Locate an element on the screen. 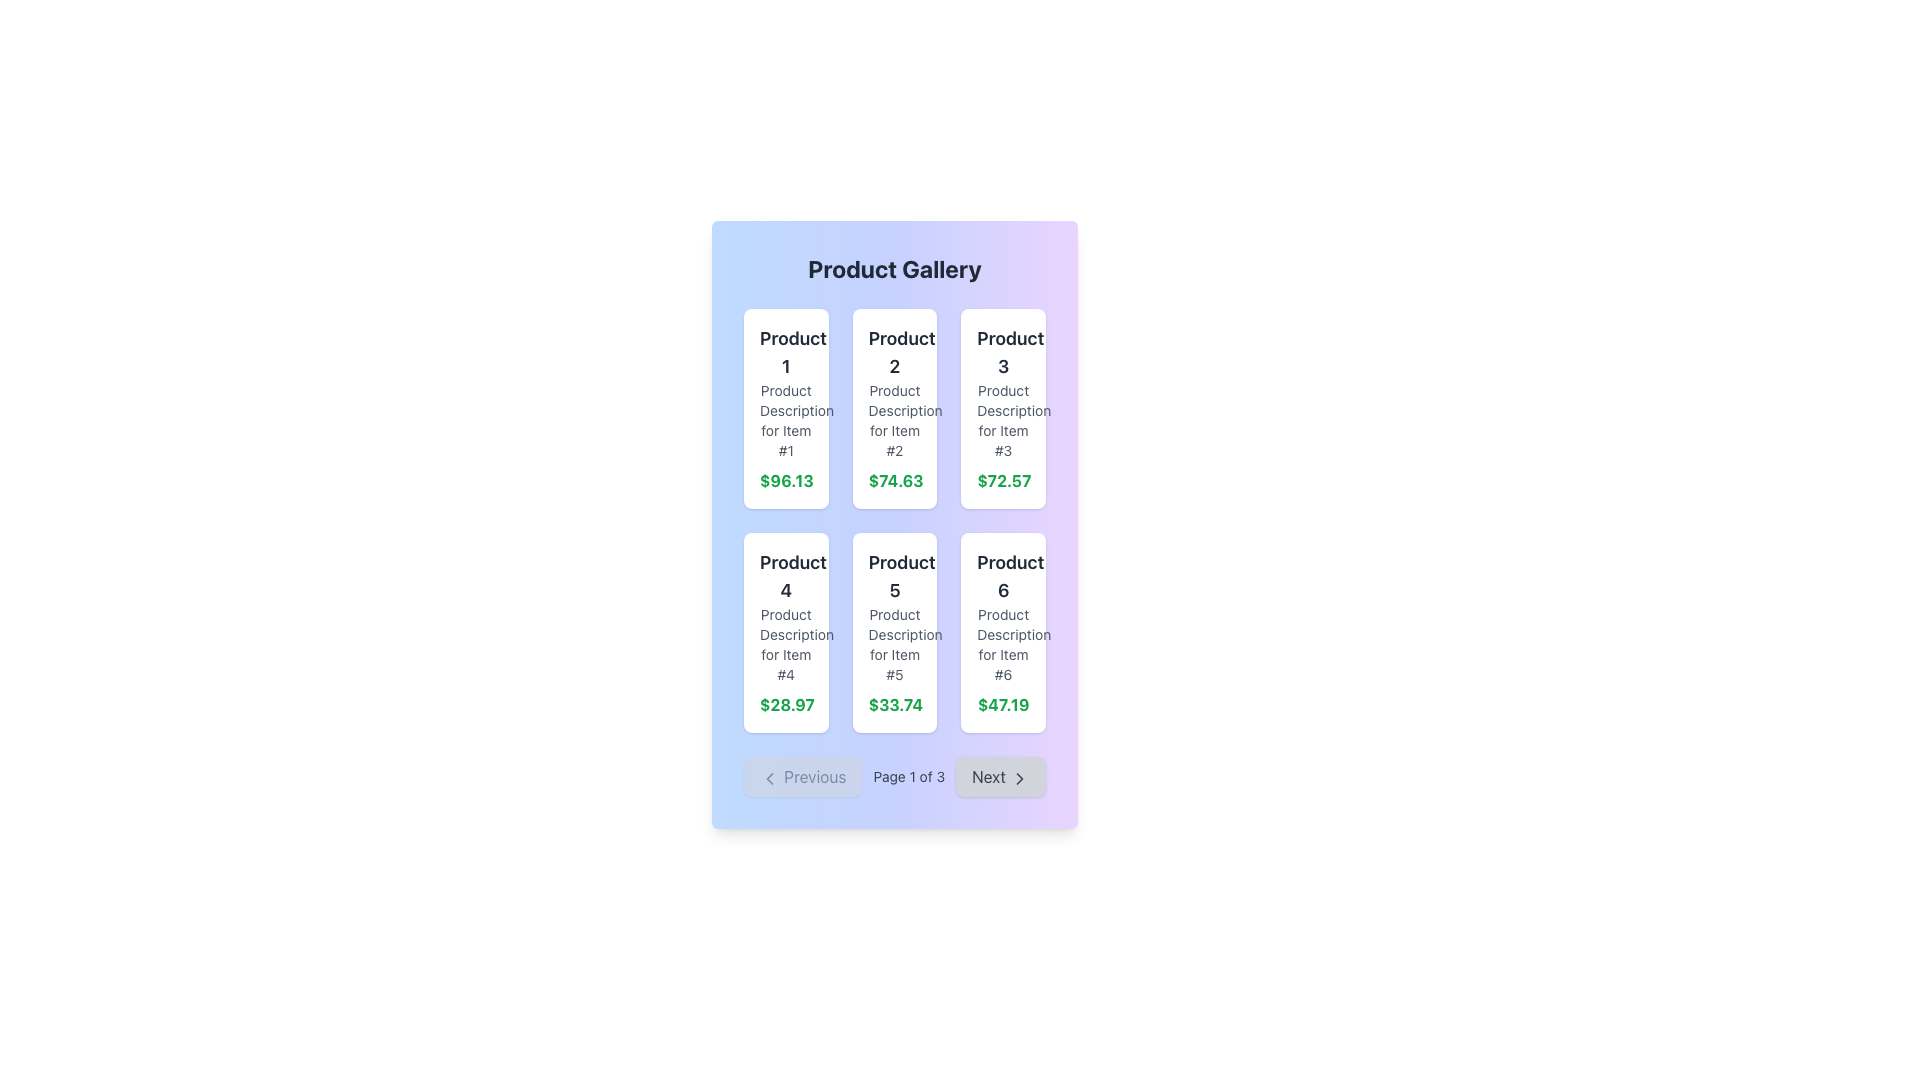 The height and width of the screenshot is (1080, 1920). price text '$28.97' displayed in bold green font, located at the bottom of the 'Product 4' card in the grid layout is located at coordinates (785, 704).